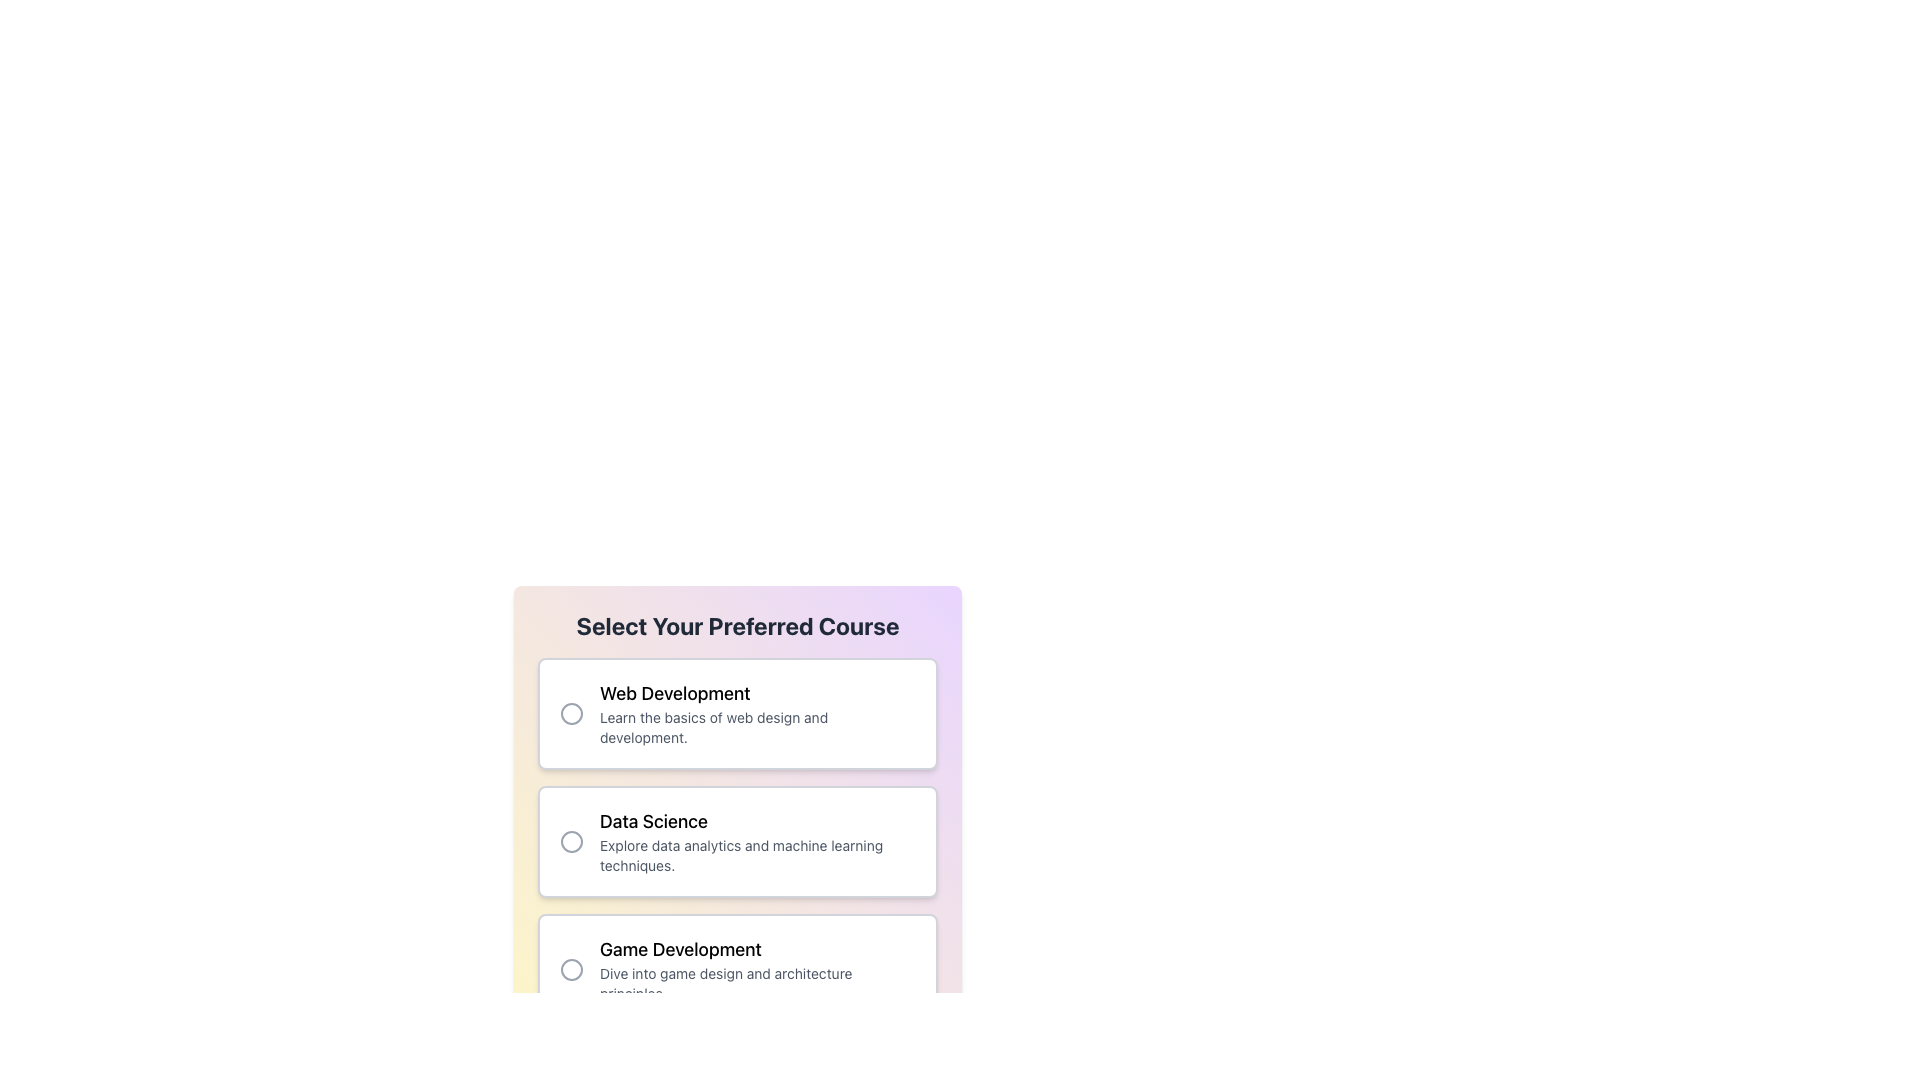 The width and height of the screenshot is (1920, 1080). What do you see at coordinates (570, 968) in the screenshot?
I see `the third radio button labeled 'Game Development'` at bounding box center [570, 968].